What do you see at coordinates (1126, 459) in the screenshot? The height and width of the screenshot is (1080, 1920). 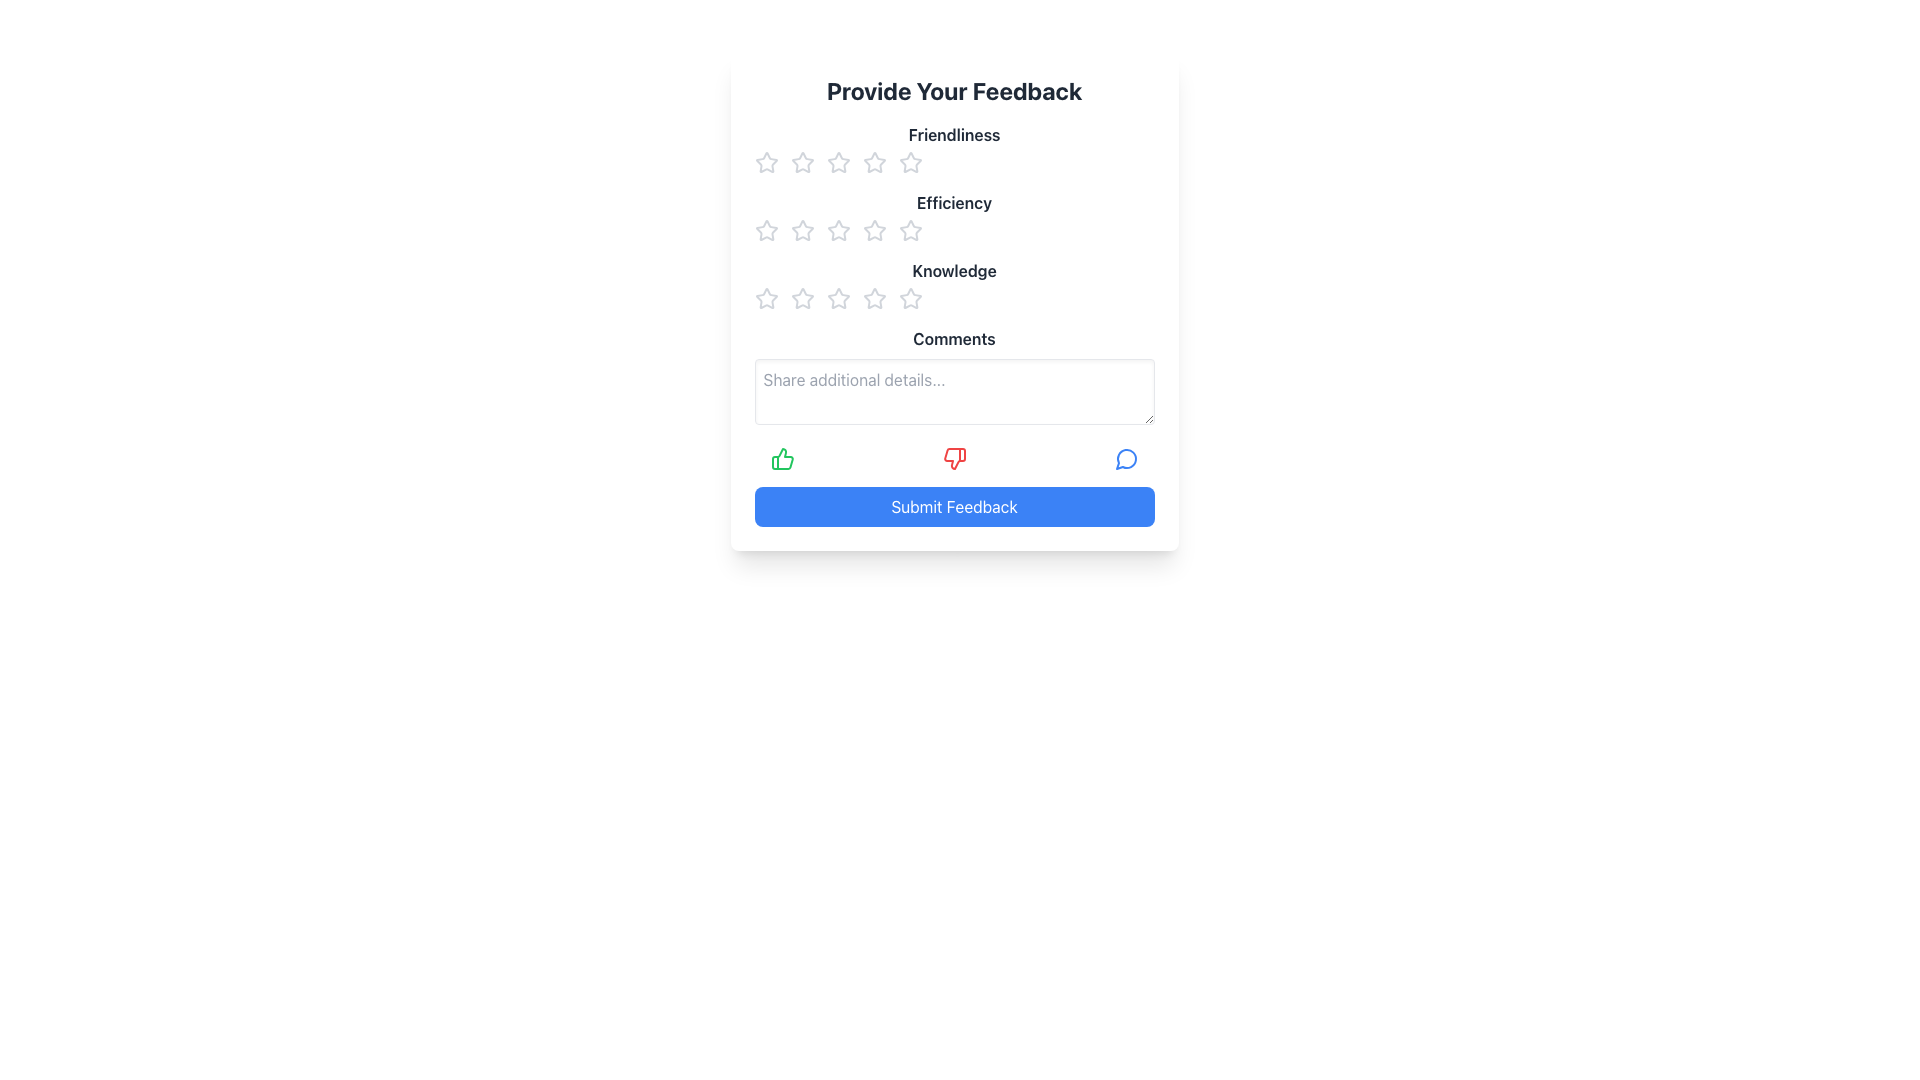 I see `the speech bubble icon segment with a thin outline and filled blue color, located to the right of the feedback form` at bounding box center [1126, 459].